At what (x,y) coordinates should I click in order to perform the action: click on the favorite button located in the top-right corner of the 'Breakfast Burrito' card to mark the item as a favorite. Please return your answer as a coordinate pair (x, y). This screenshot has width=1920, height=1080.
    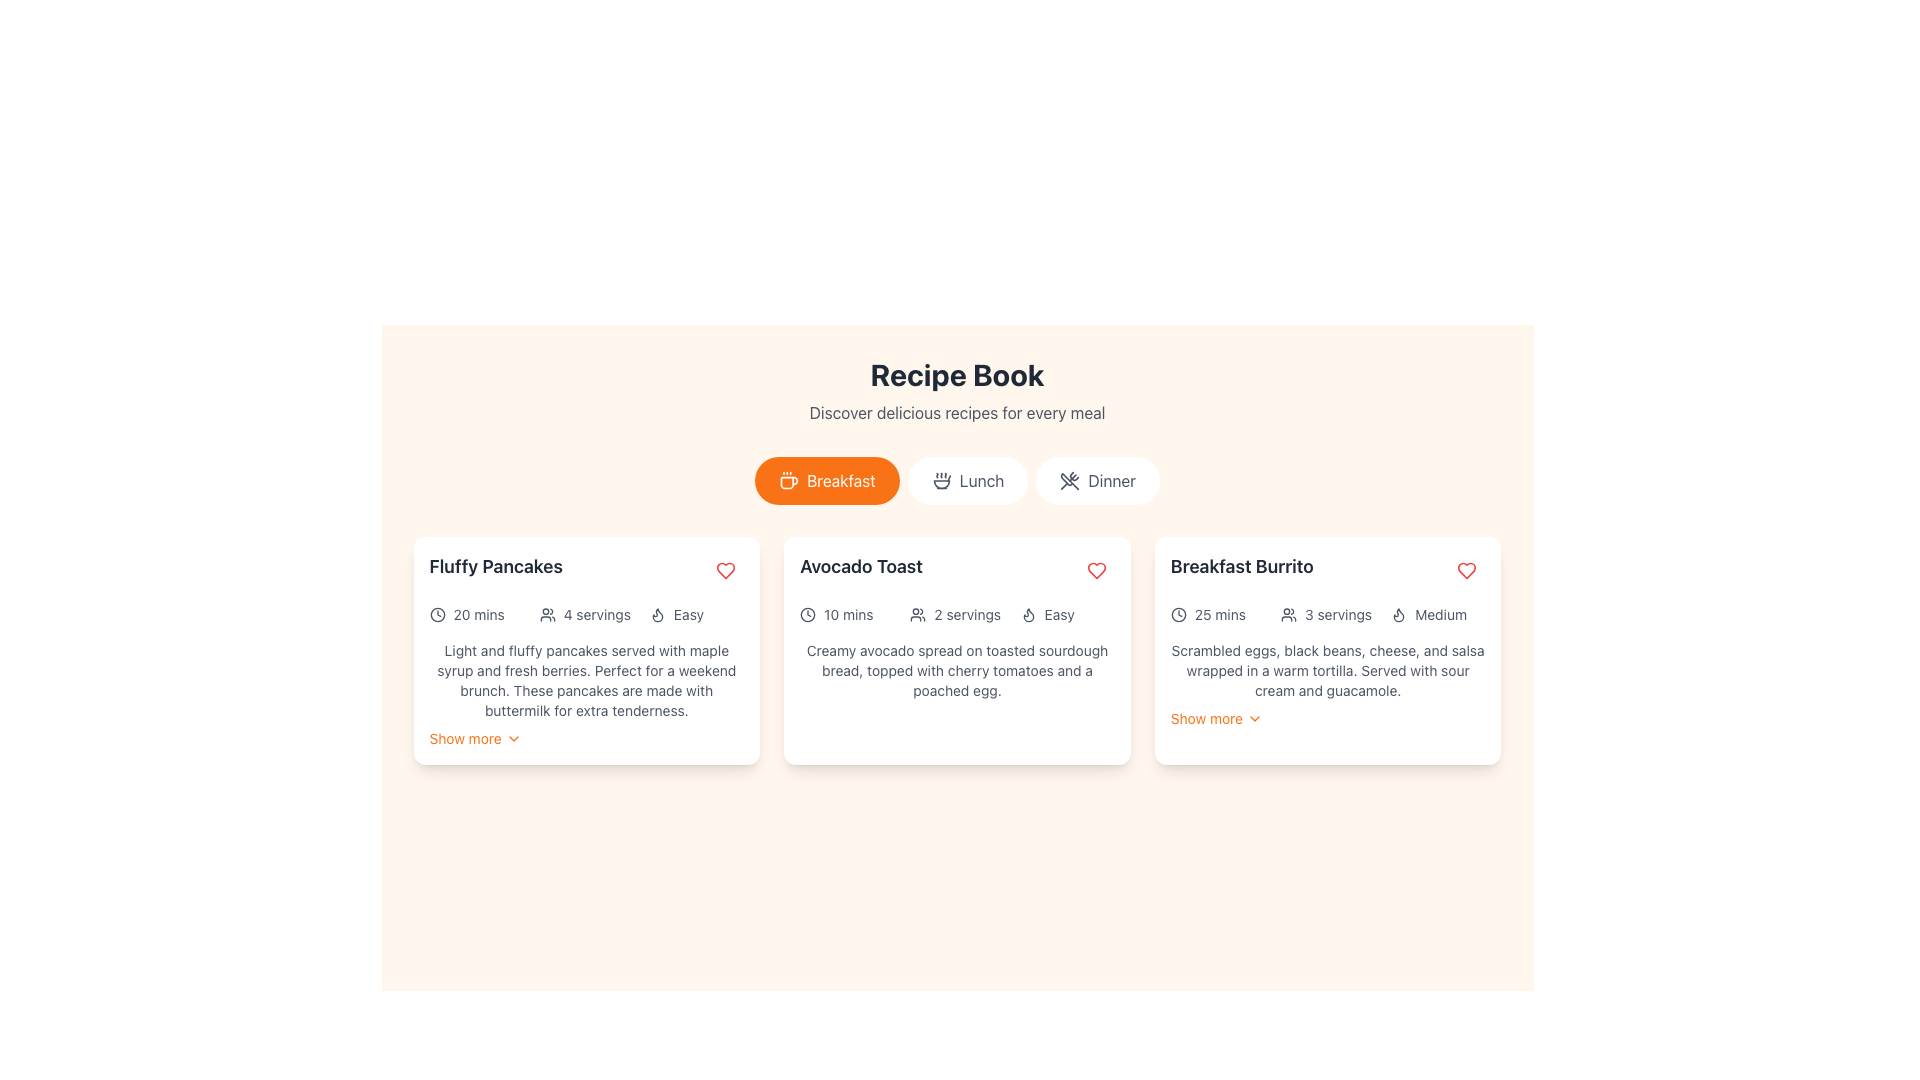
    Looking at the image, I should click on (1467, 570).